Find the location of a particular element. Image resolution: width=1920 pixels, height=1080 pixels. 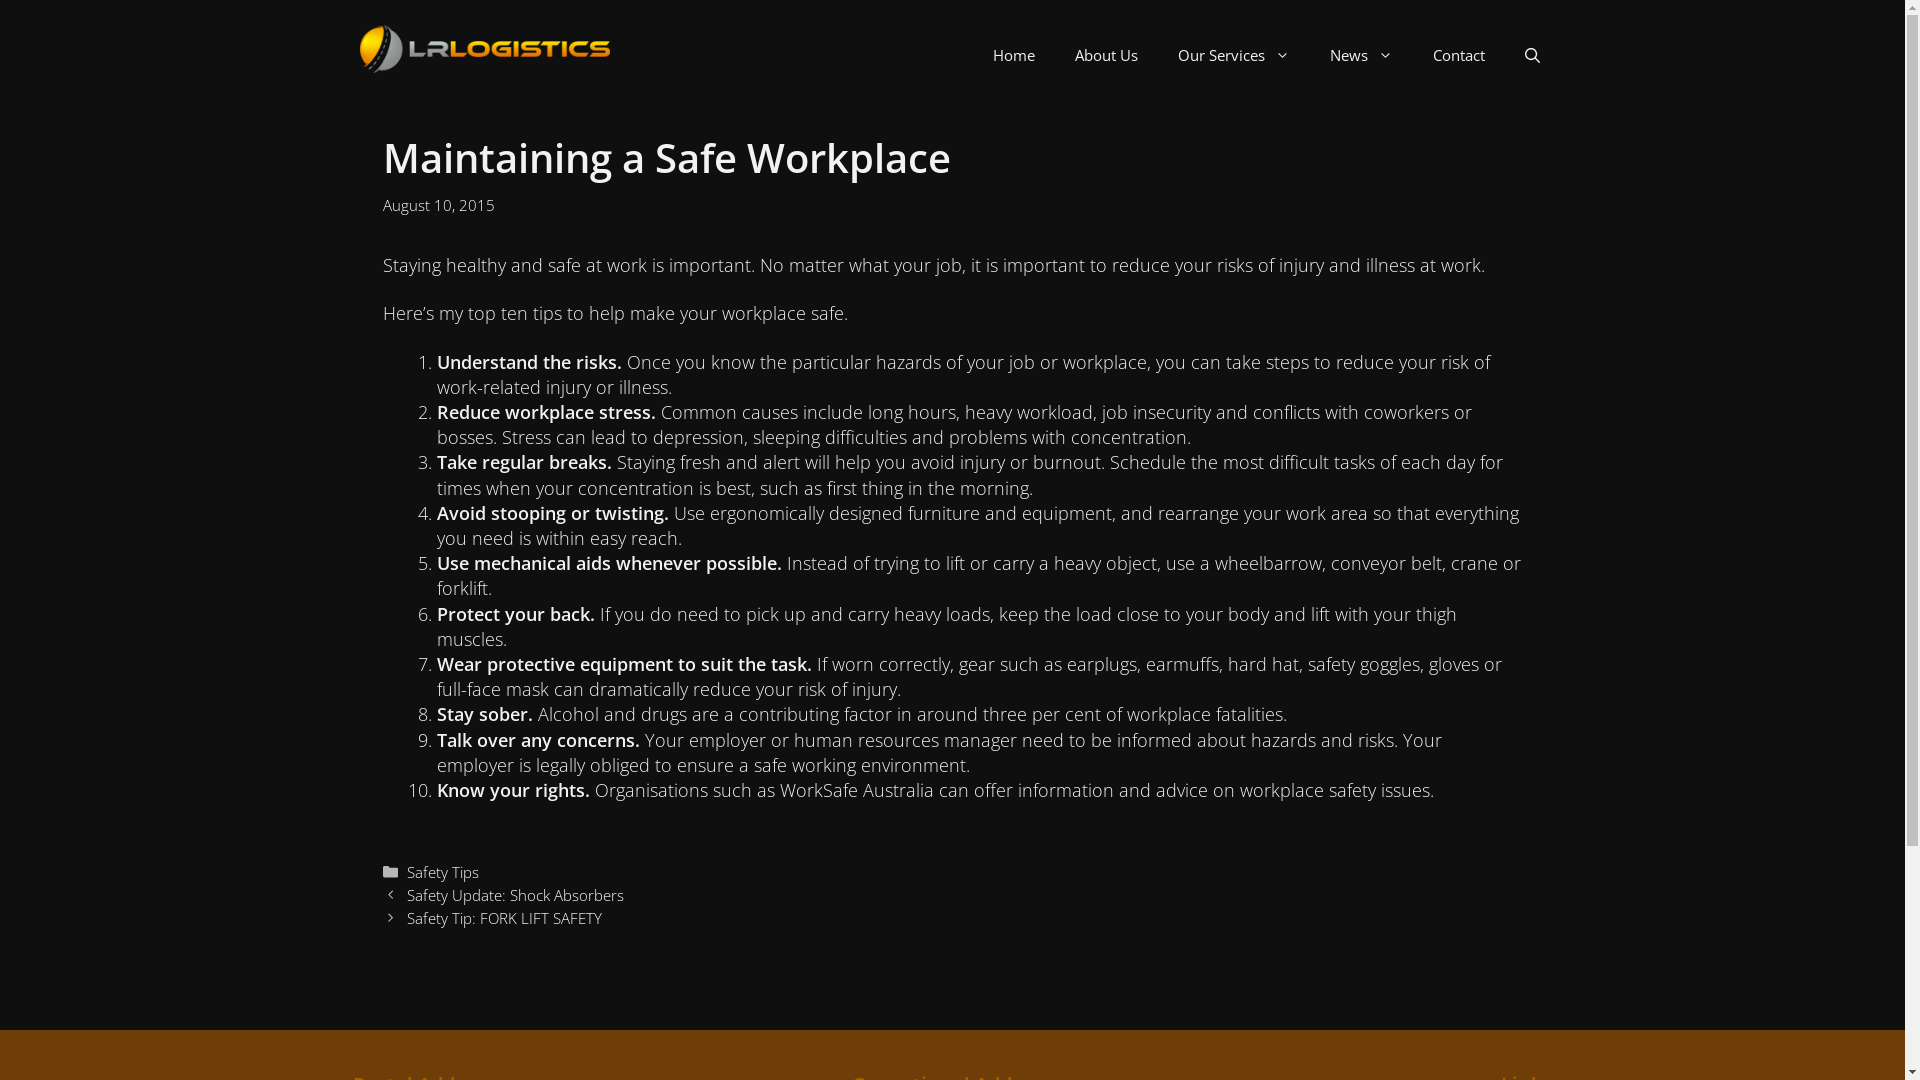

'Our Services' is located at coordinates (1232, 53).